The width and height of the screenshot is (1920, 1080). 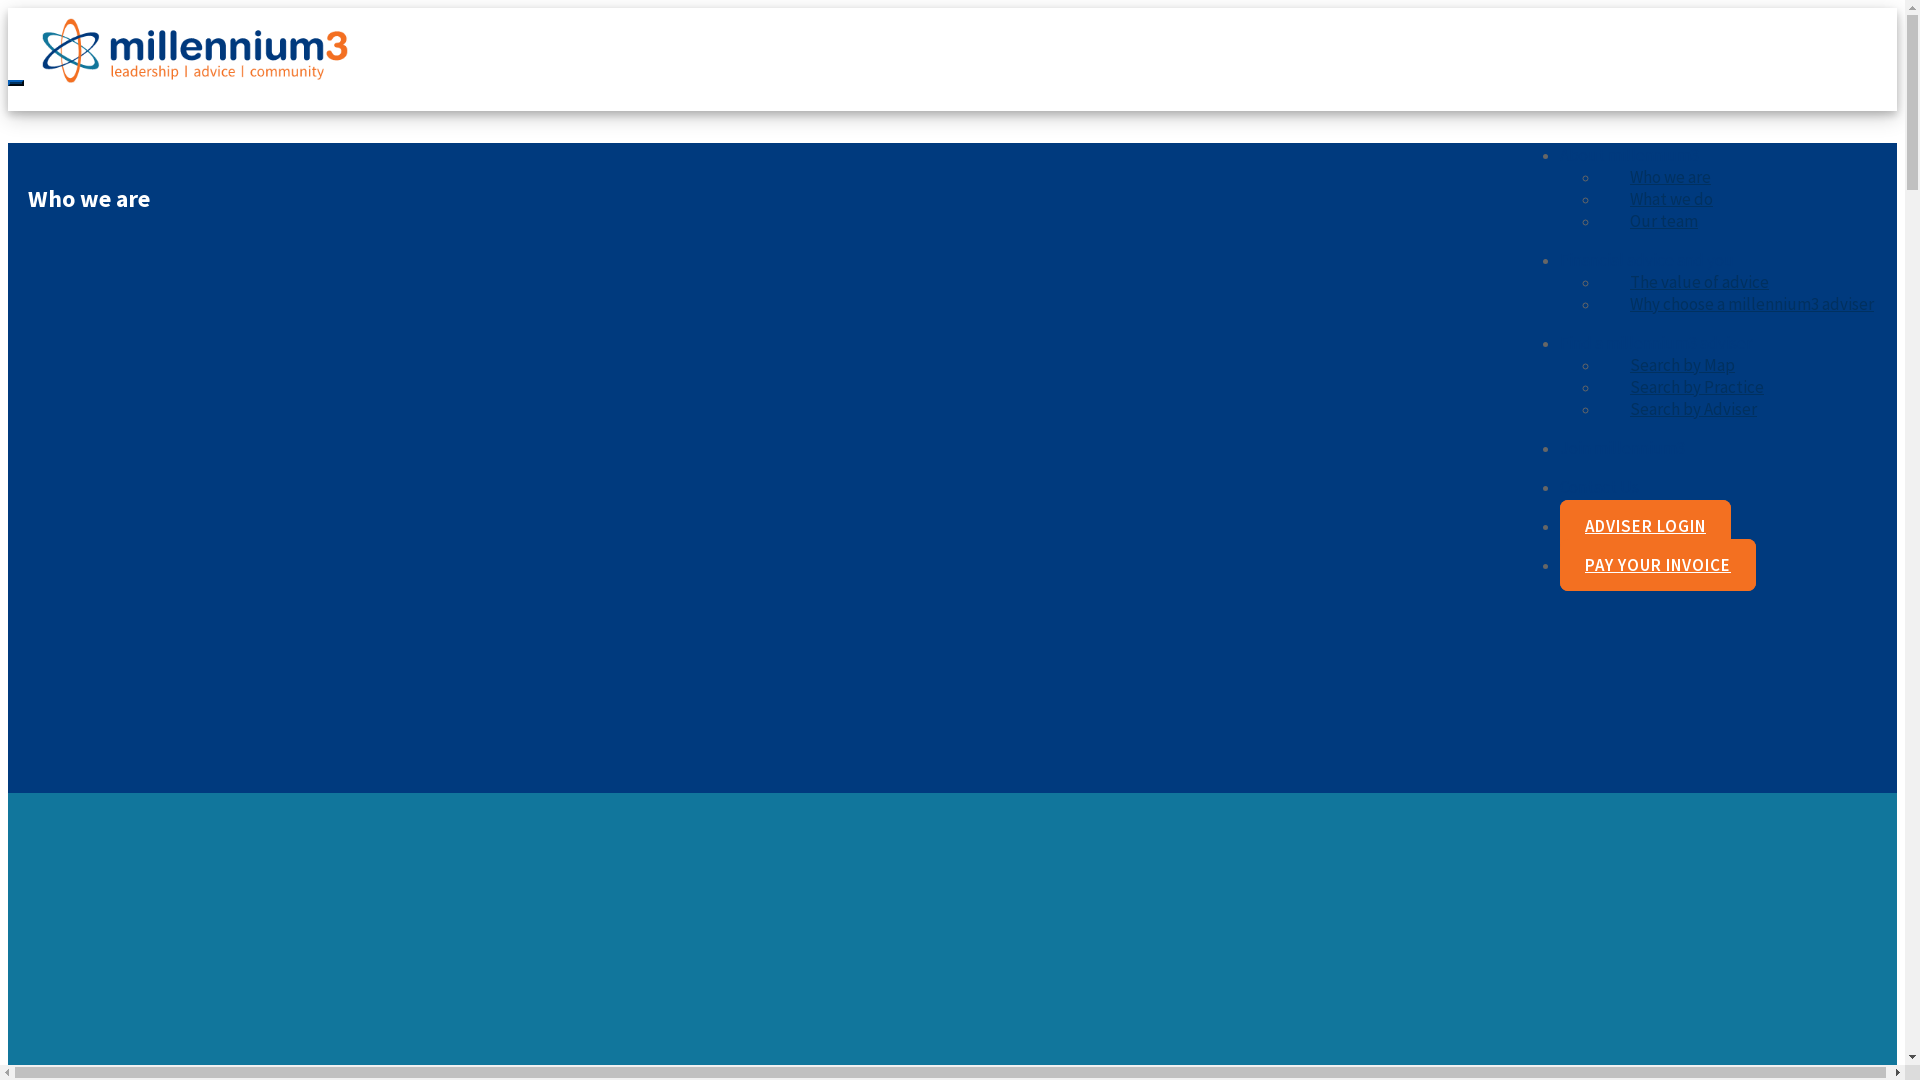 I want to click on 'Find a millennium3 adviser', so click(x=1656, y=342).